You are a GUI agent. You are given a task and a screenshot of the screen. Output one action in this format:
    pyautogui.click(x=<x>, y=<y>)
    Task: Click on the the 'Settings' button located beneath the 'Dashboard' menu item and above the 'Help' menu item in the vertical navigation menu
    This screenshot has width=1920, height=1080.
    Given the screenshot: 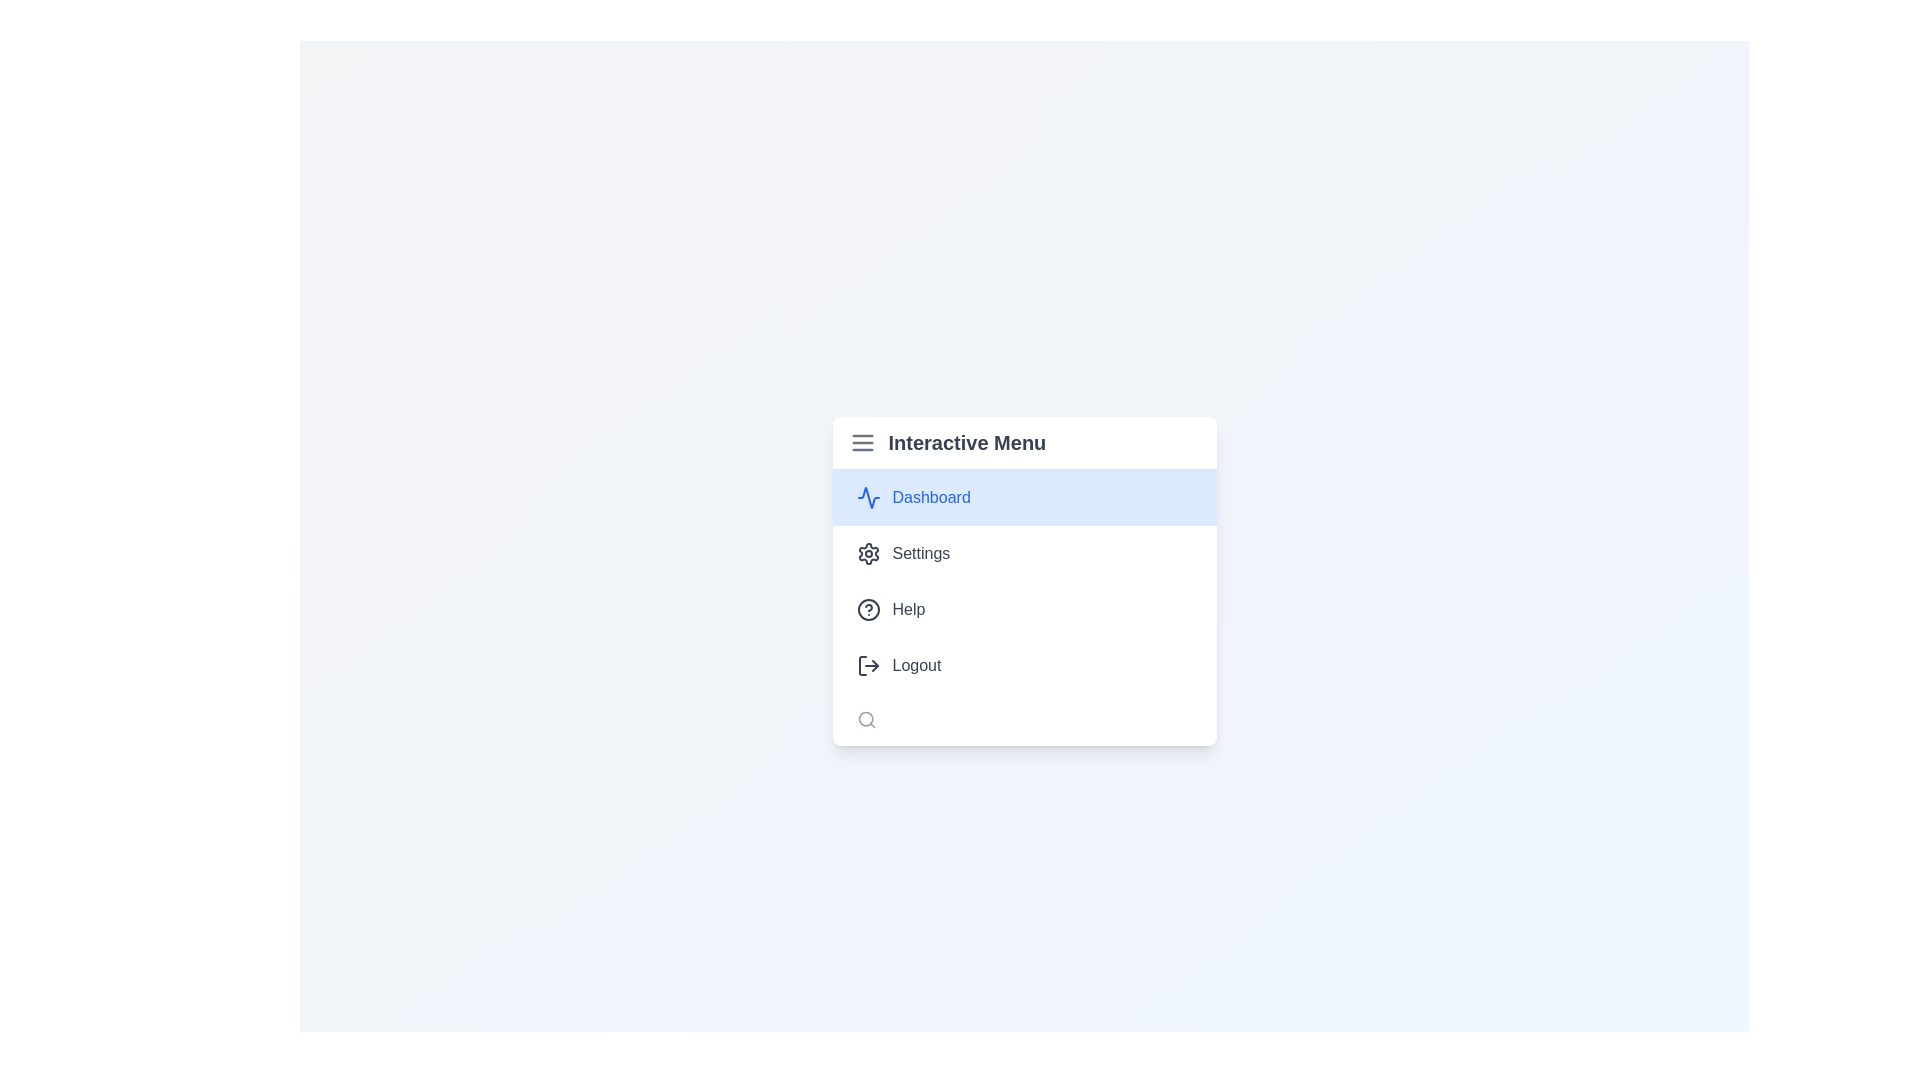 What is the action you would take?
    pyautogui.click(x=1024, y=553)
    